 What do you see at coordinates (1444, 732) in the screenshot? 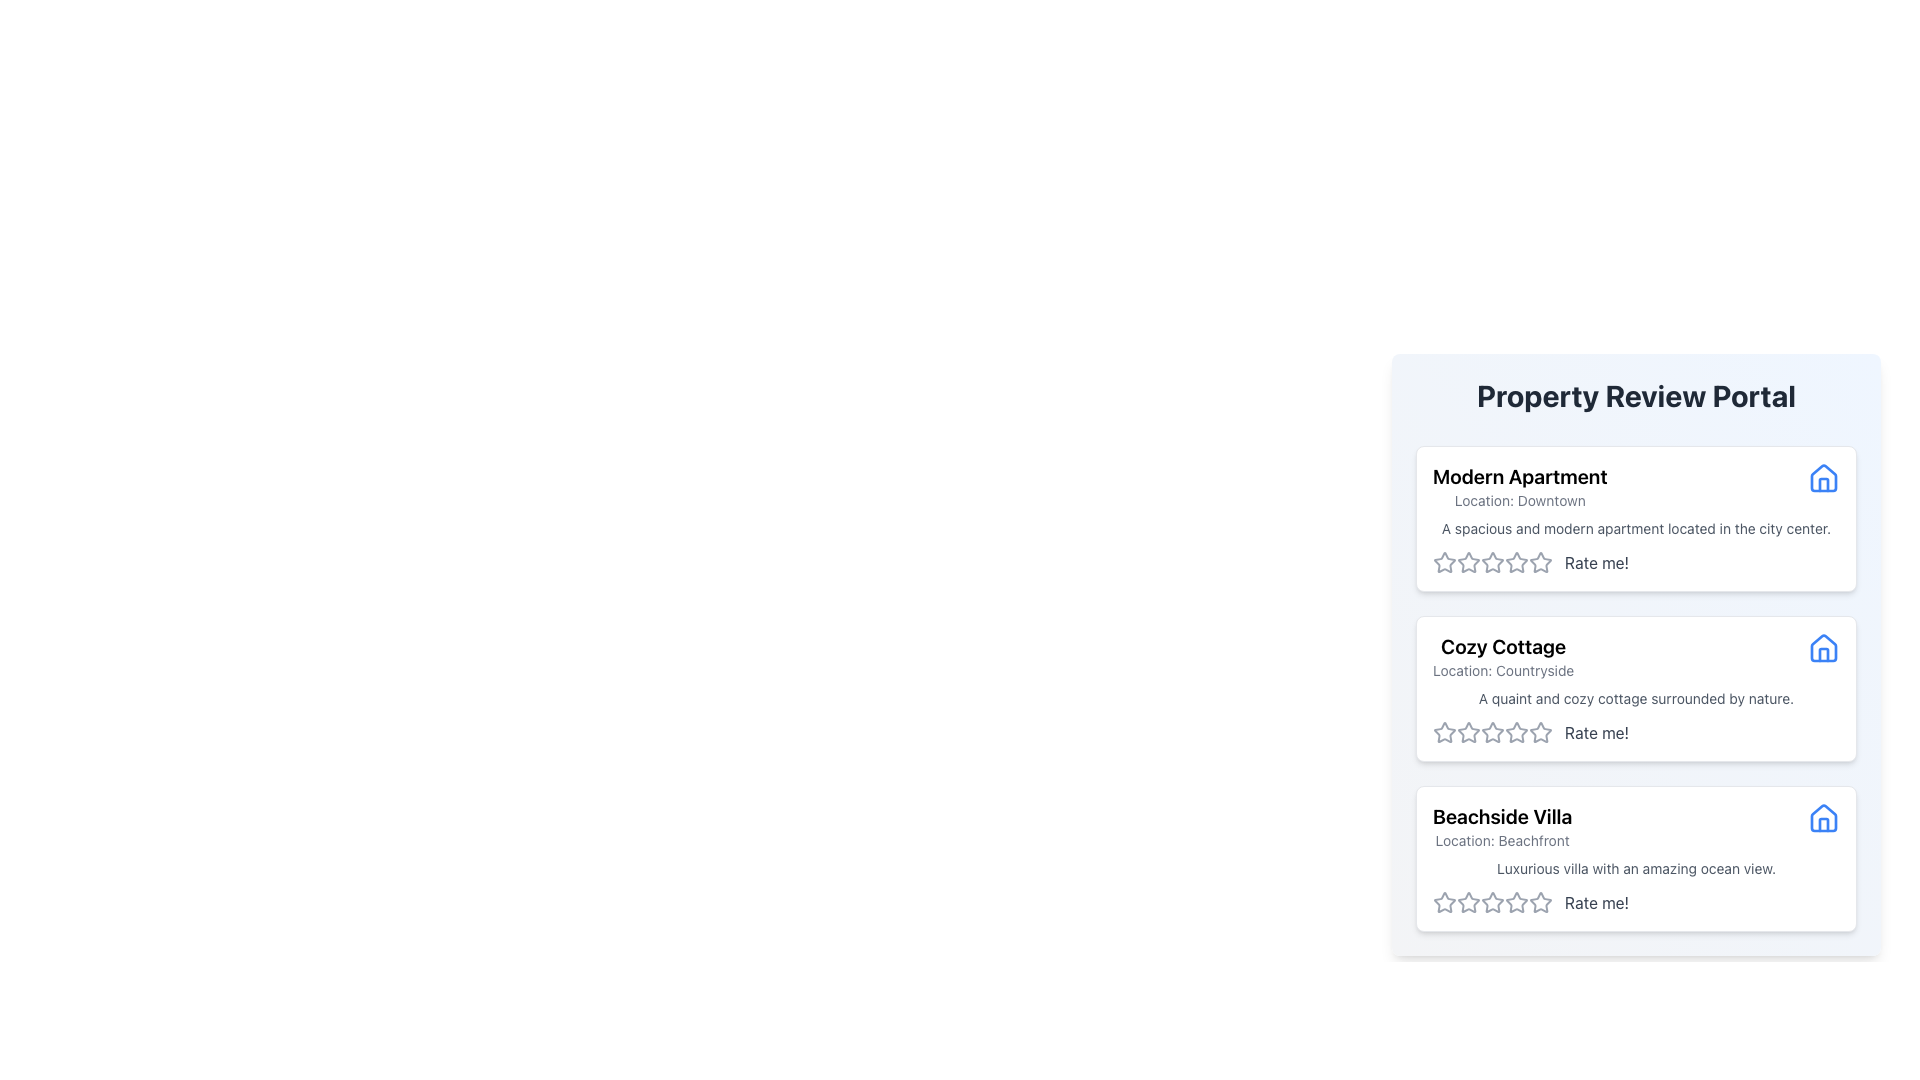
I see `the first star icon in the rating system for the 'Cozy Cottage' property card` at bounding box center [1444, 732].